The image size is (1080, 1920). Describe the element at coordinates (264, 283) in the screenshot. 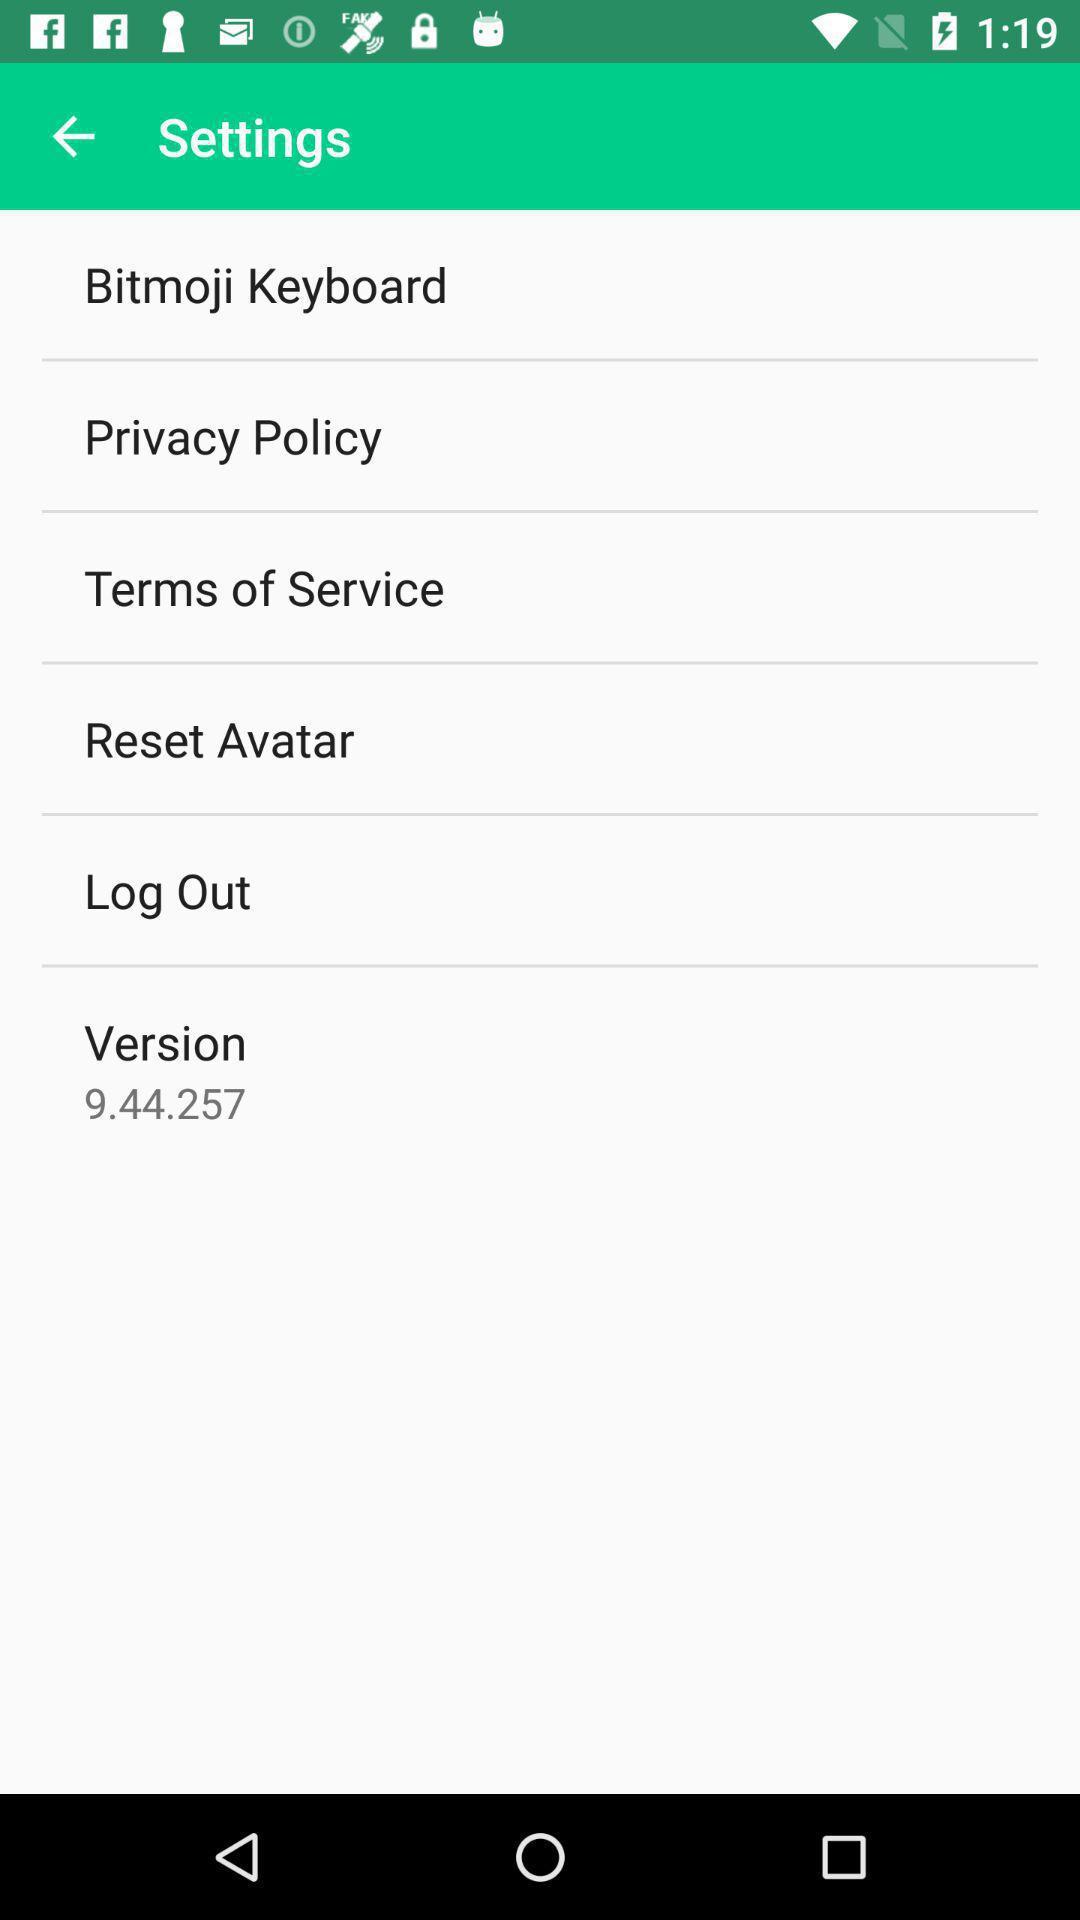

I see `the item above the privacy policy` at that location.